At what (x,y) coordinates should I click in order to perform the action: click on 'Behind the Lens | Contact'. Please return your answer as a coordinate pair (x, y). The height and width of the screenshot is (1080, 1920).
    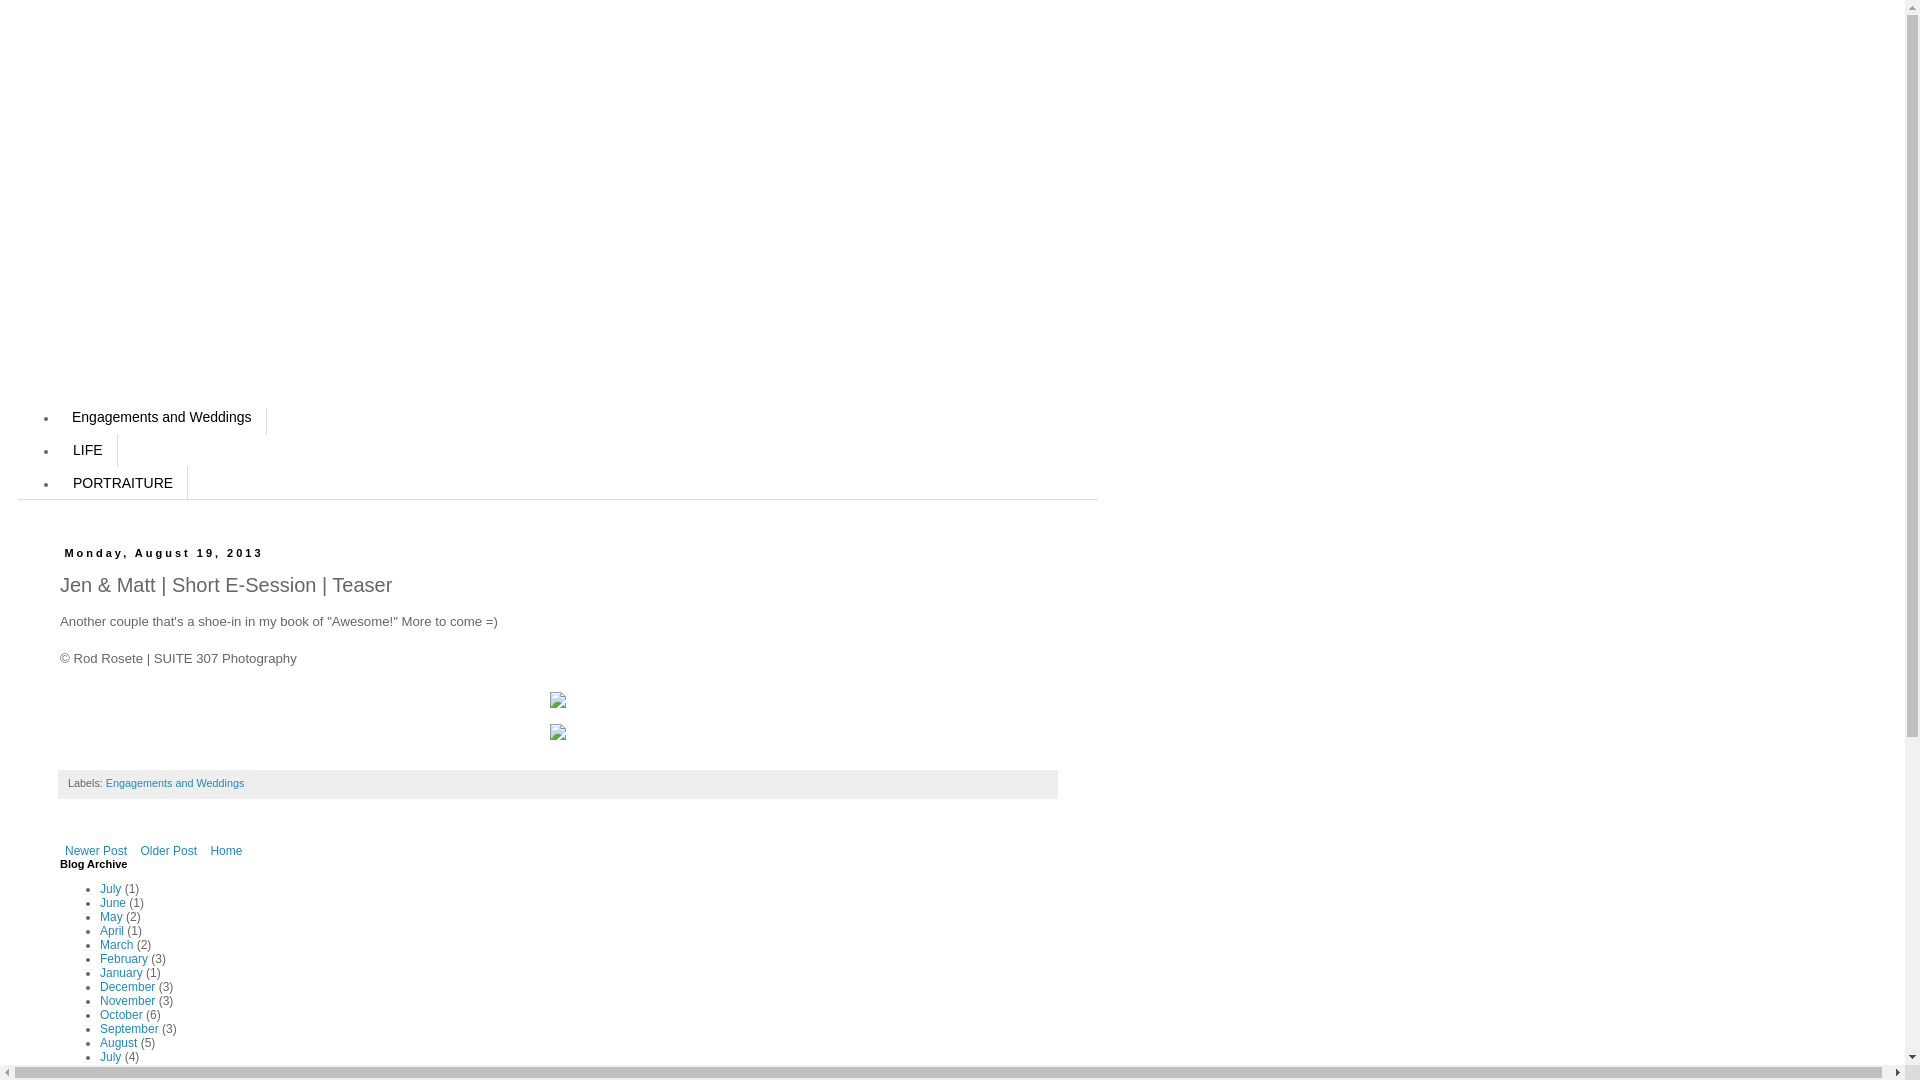
    Looking at the image, I should click on (153, 315).